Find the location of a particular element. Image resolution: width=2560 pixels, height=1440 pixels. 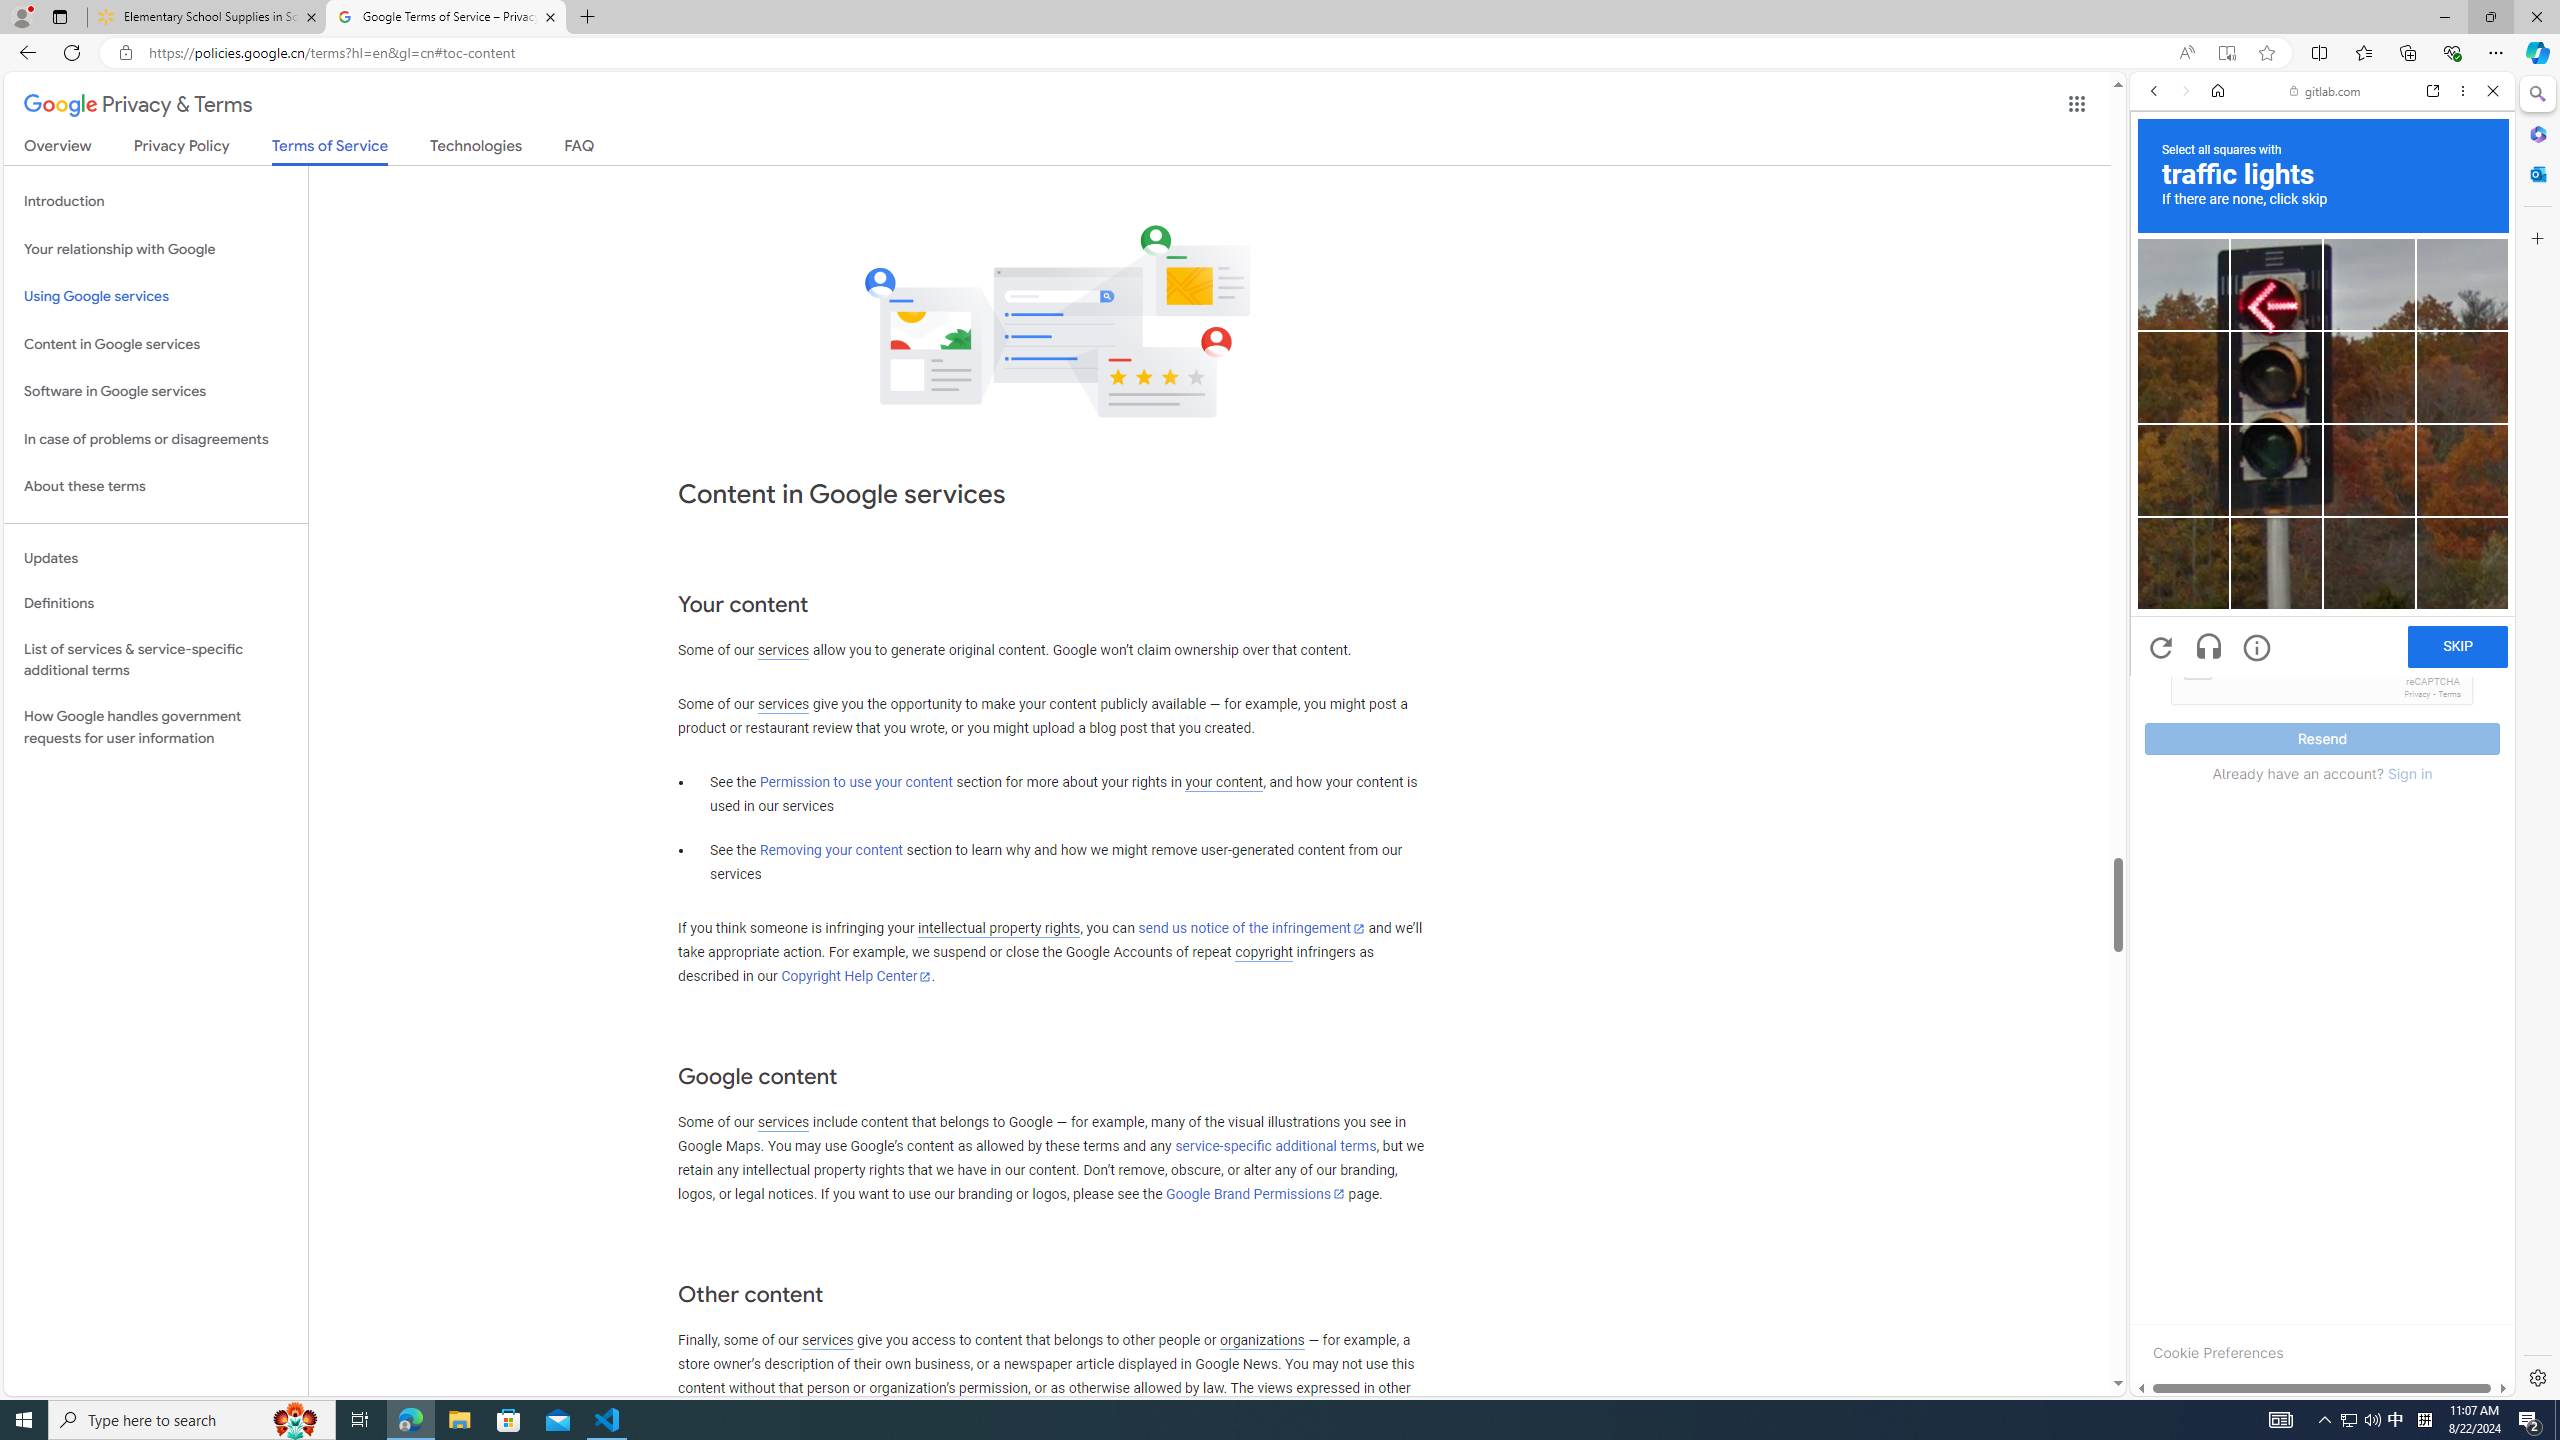

'gitlab.com' is located at coordinates (2327, 91).